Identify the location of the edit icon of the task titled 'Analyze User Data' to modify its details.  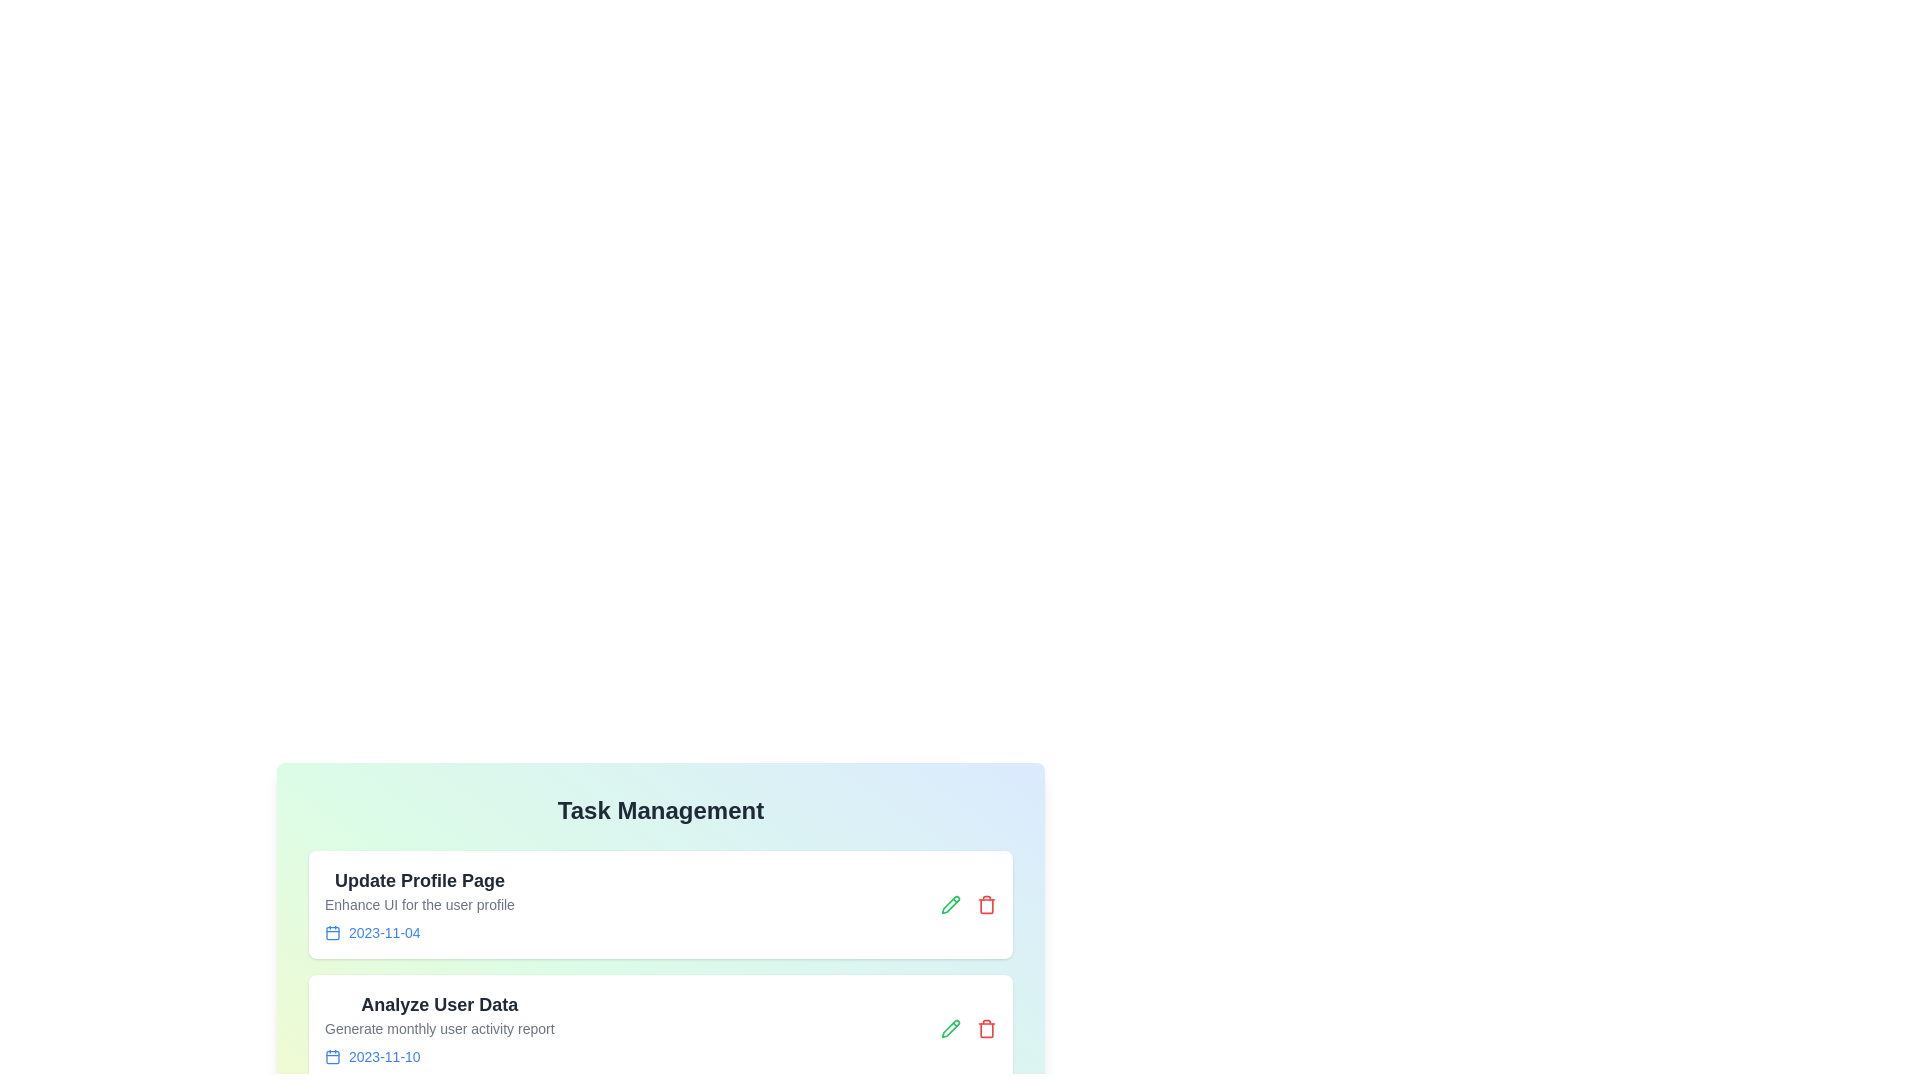
(949, 1029).